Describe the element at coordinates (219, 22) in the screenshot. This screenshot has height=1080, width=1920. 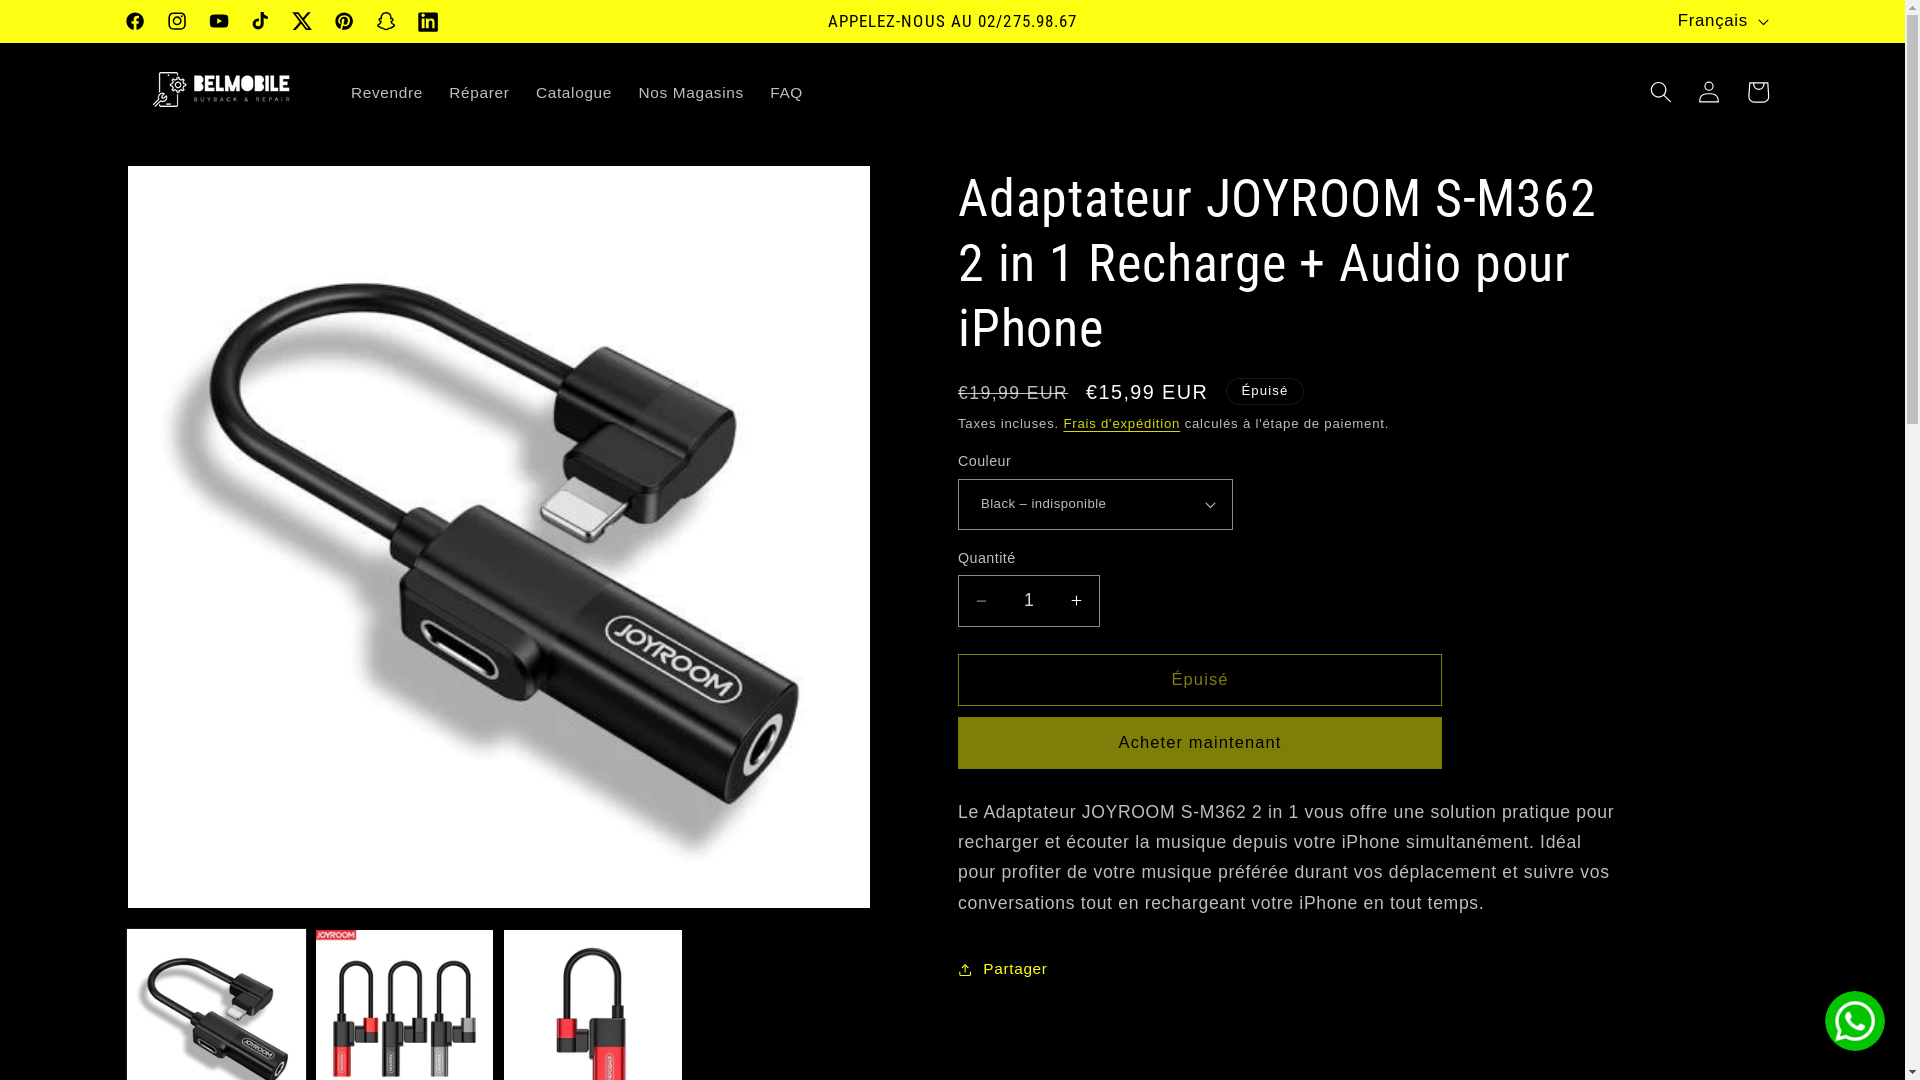
I see `'YouTube'` at that location.